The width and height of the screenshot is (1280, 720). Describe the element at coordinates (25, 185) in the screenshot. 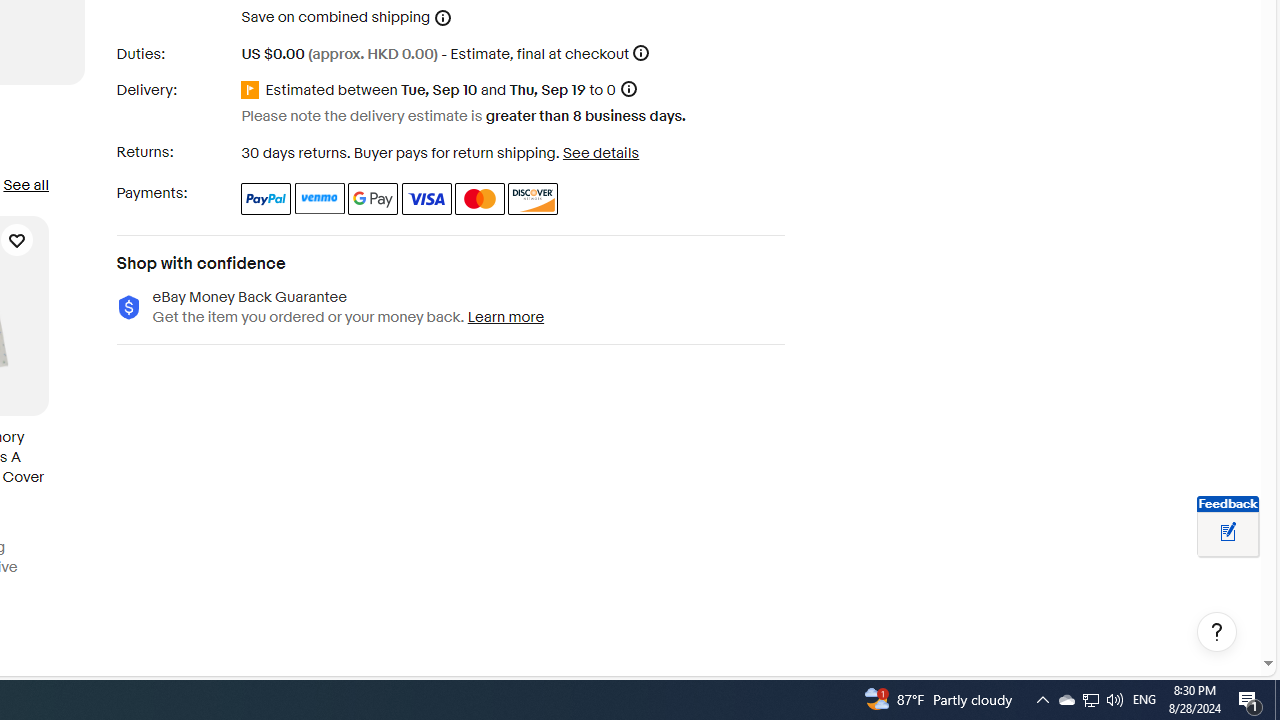

I see `'See all'` at that location.